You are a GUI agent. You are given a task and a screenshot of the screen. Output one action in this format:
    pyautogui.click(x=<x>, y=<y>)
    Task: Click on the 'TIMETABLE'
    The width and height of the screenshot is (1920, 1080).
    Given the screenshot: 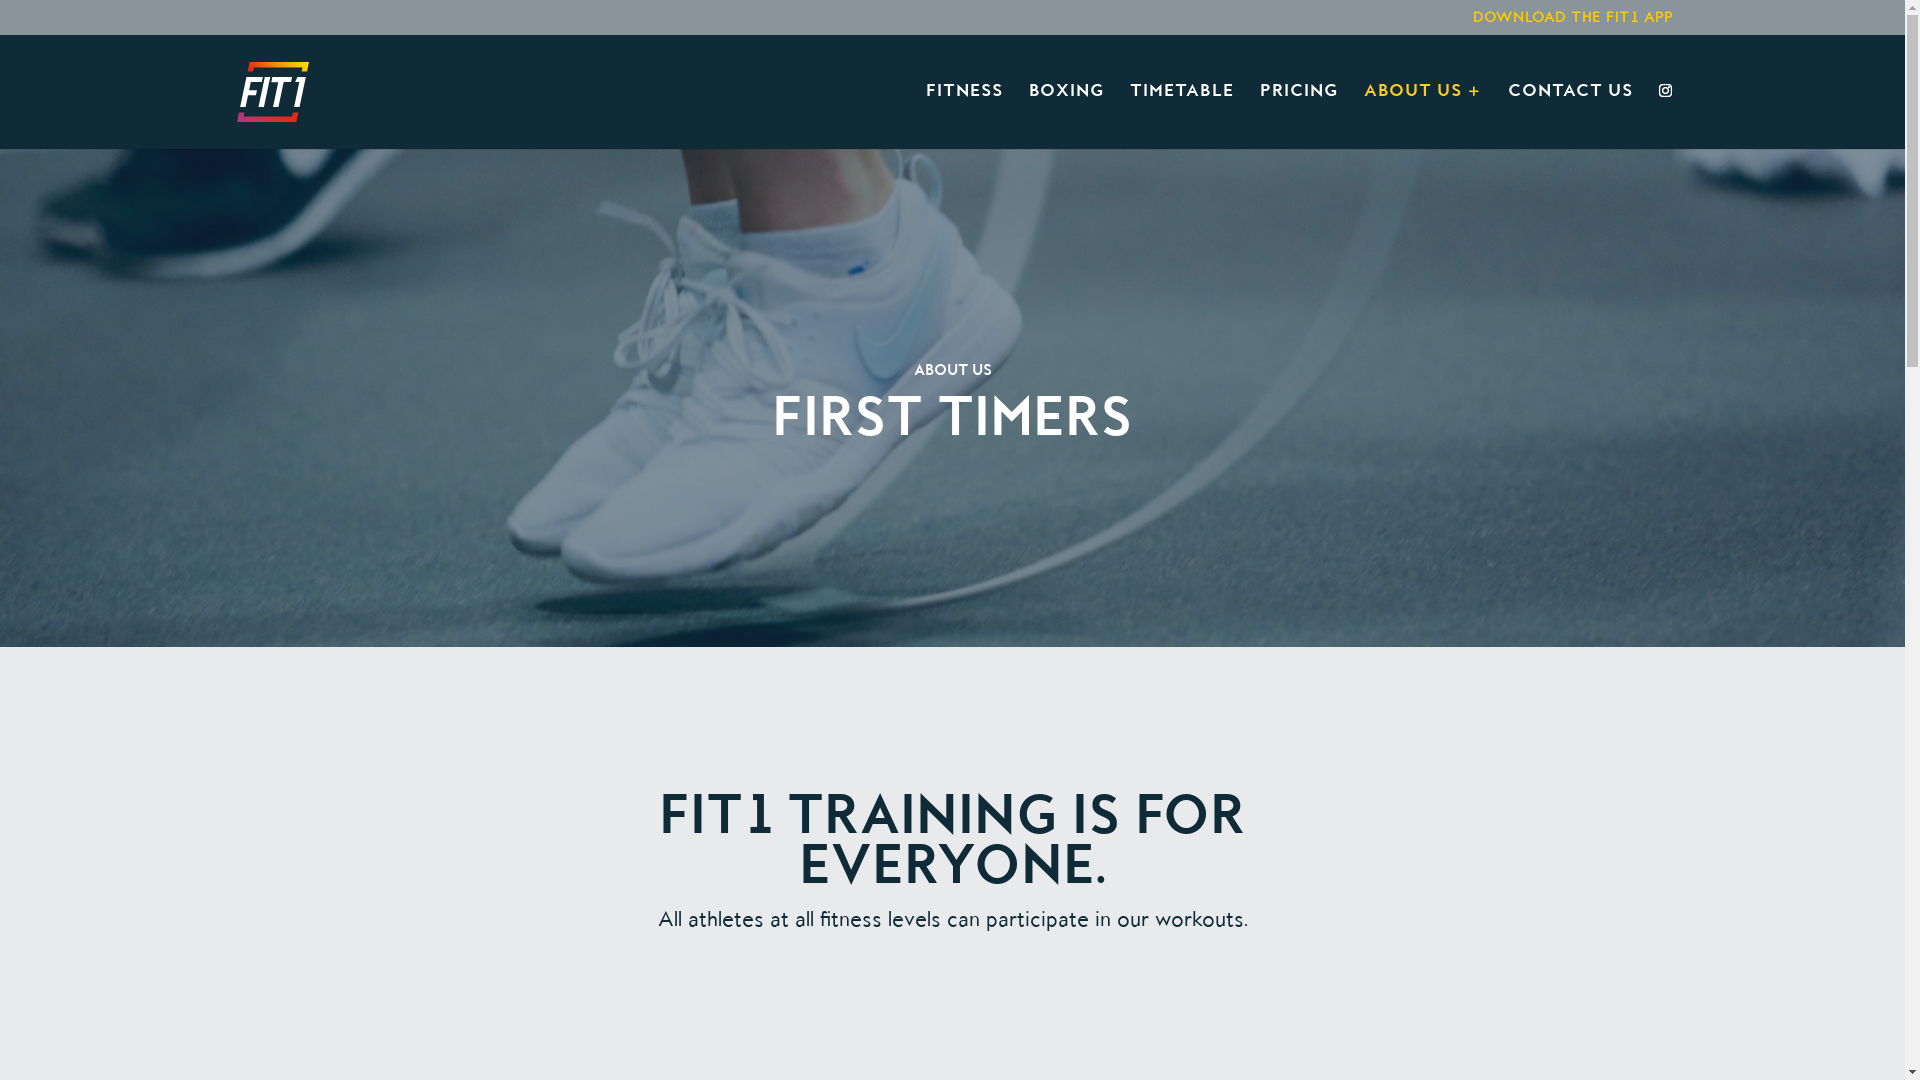 What is the action you would take?
    pyautogui.click(x=1181, y=116)
    